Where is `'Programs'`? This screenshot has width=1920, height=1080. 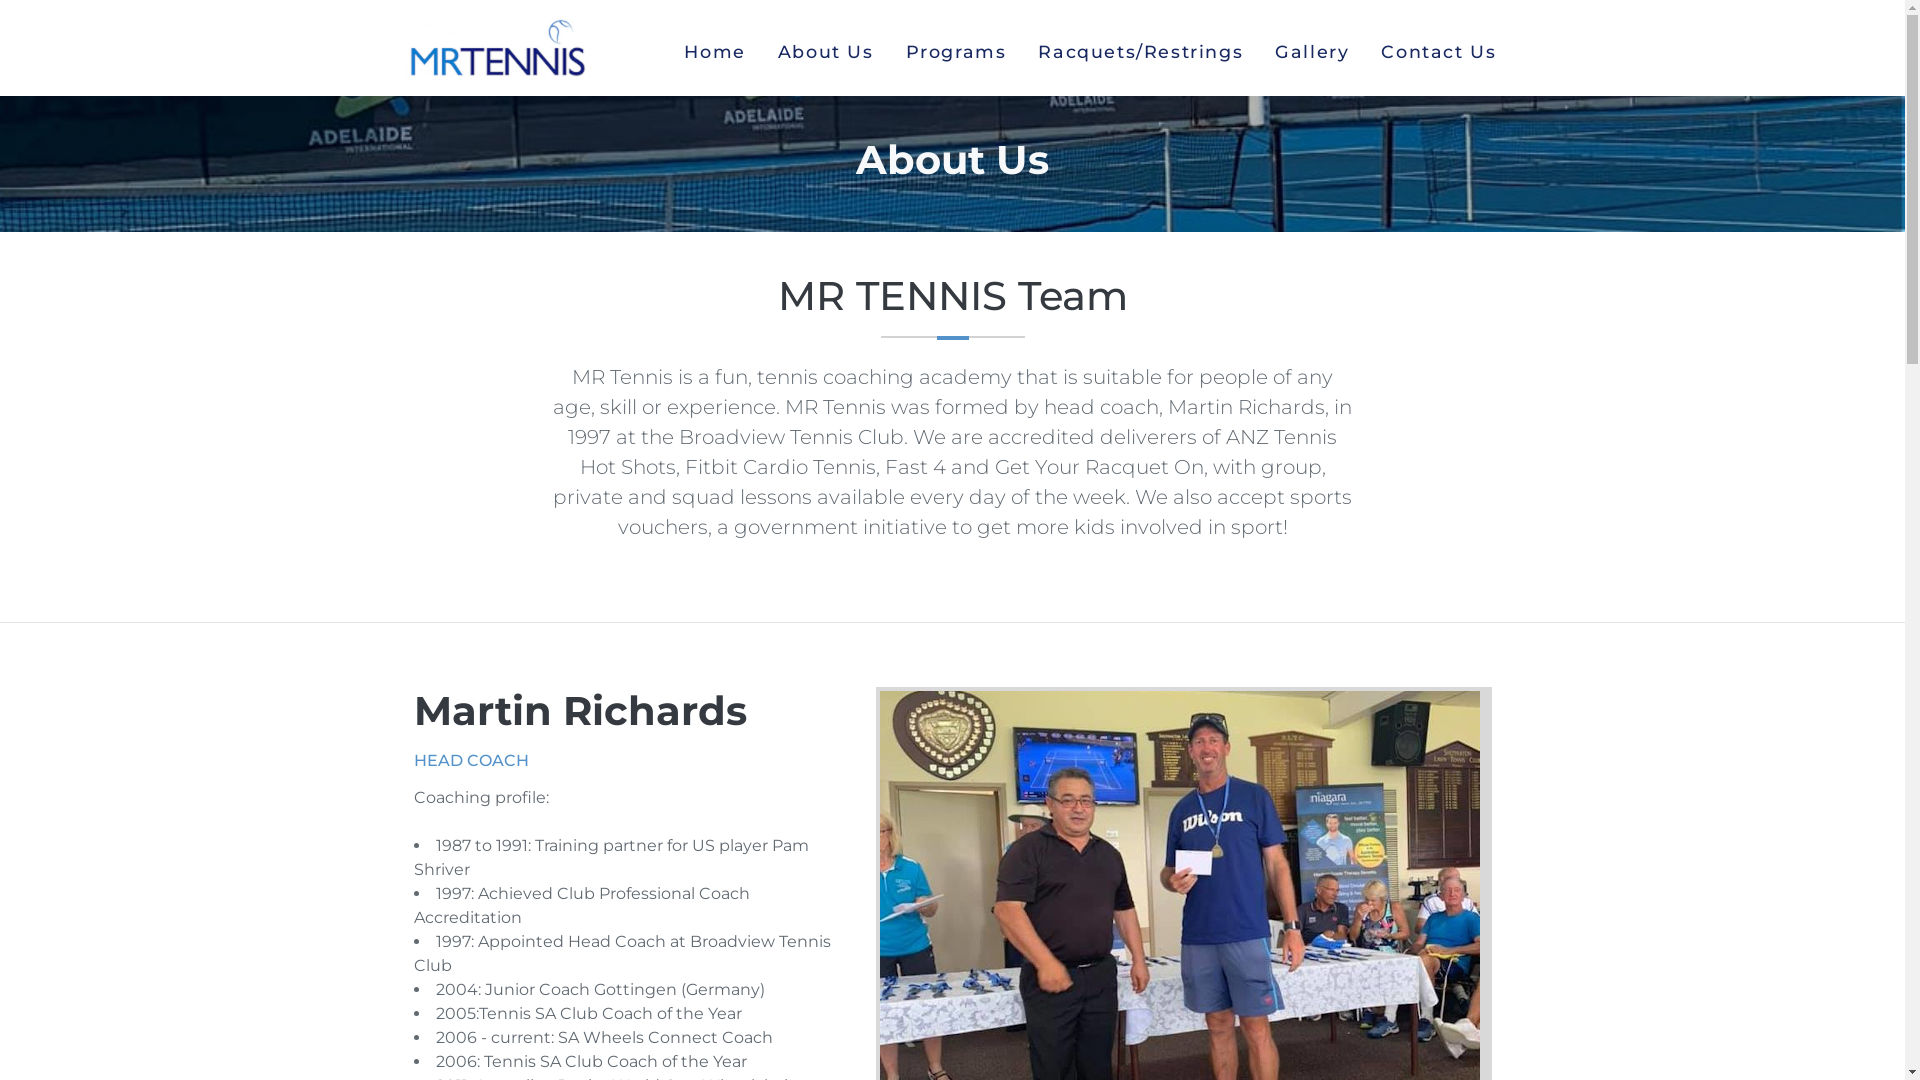
'Programs' is located at coordinates (955, 50).